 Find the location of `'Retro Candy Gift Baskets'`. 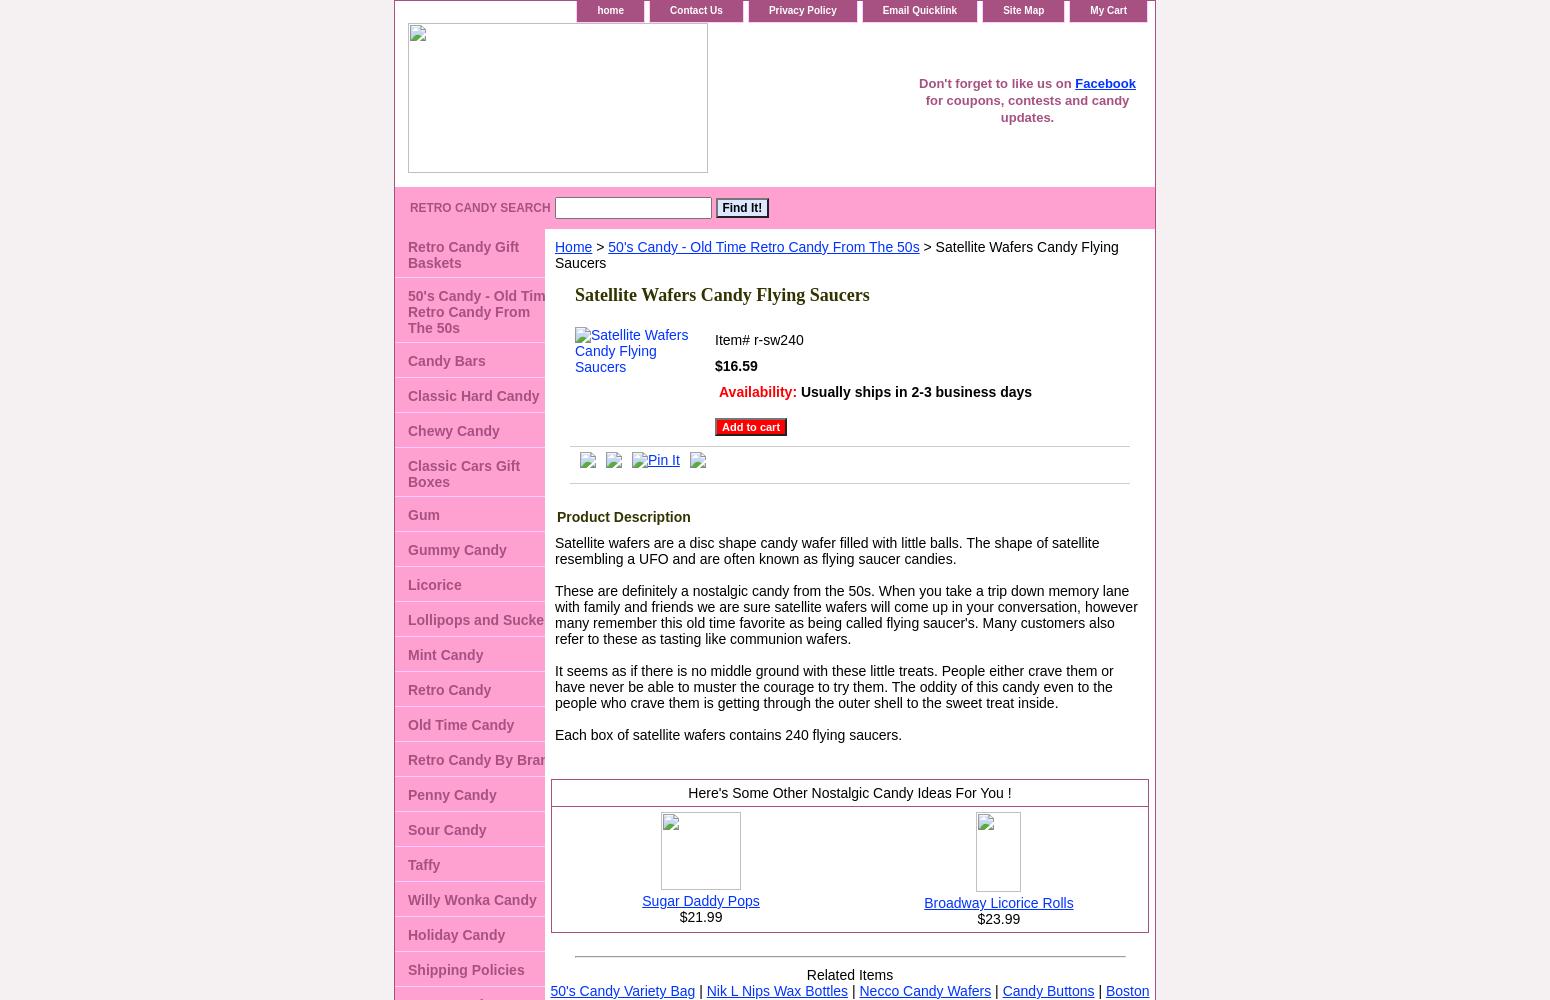

'Retro Candy Gift Baskets' is located at coordinates (463, 255).